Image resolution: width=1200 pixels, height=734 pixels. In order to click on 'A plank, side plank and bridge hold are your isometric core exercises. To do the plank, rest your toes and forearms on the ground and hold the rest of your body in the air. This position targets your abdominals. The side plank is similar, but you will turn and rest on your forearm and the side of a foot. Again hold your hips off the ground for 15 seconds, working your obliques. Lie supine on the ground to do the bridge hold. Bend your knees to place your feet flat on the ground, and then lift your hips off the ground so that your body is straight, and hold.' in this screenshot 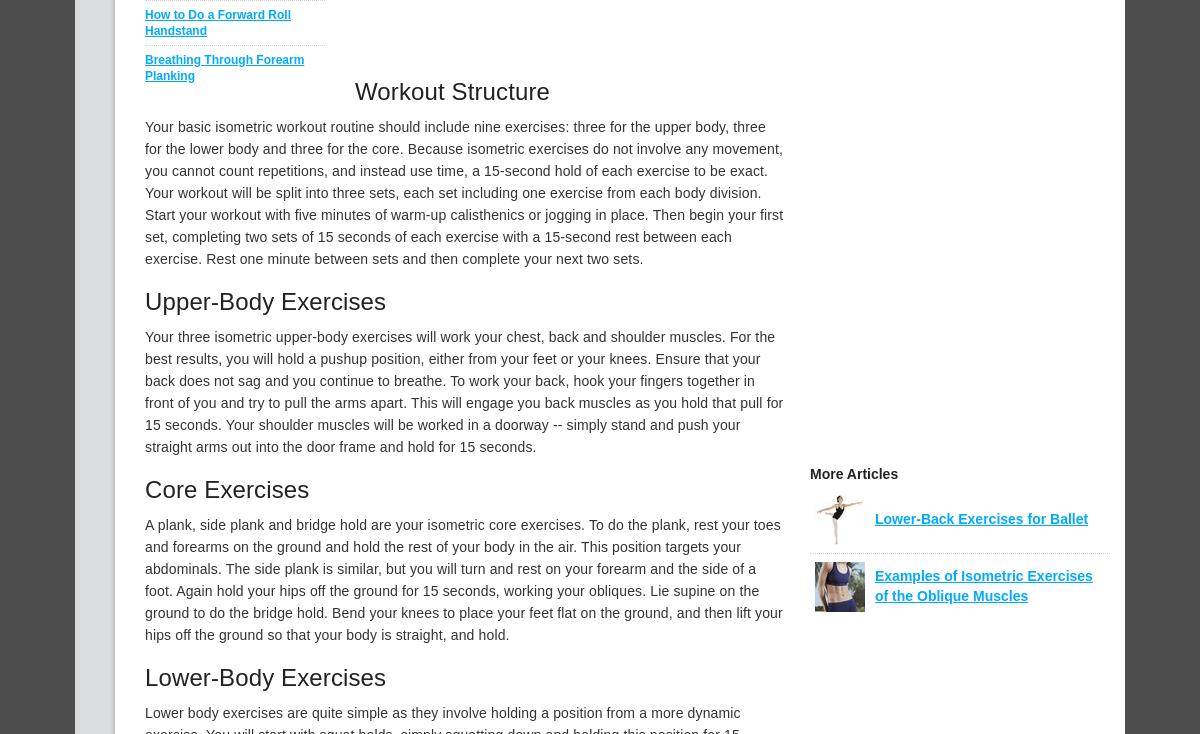, I will do `click(462, 580)`.